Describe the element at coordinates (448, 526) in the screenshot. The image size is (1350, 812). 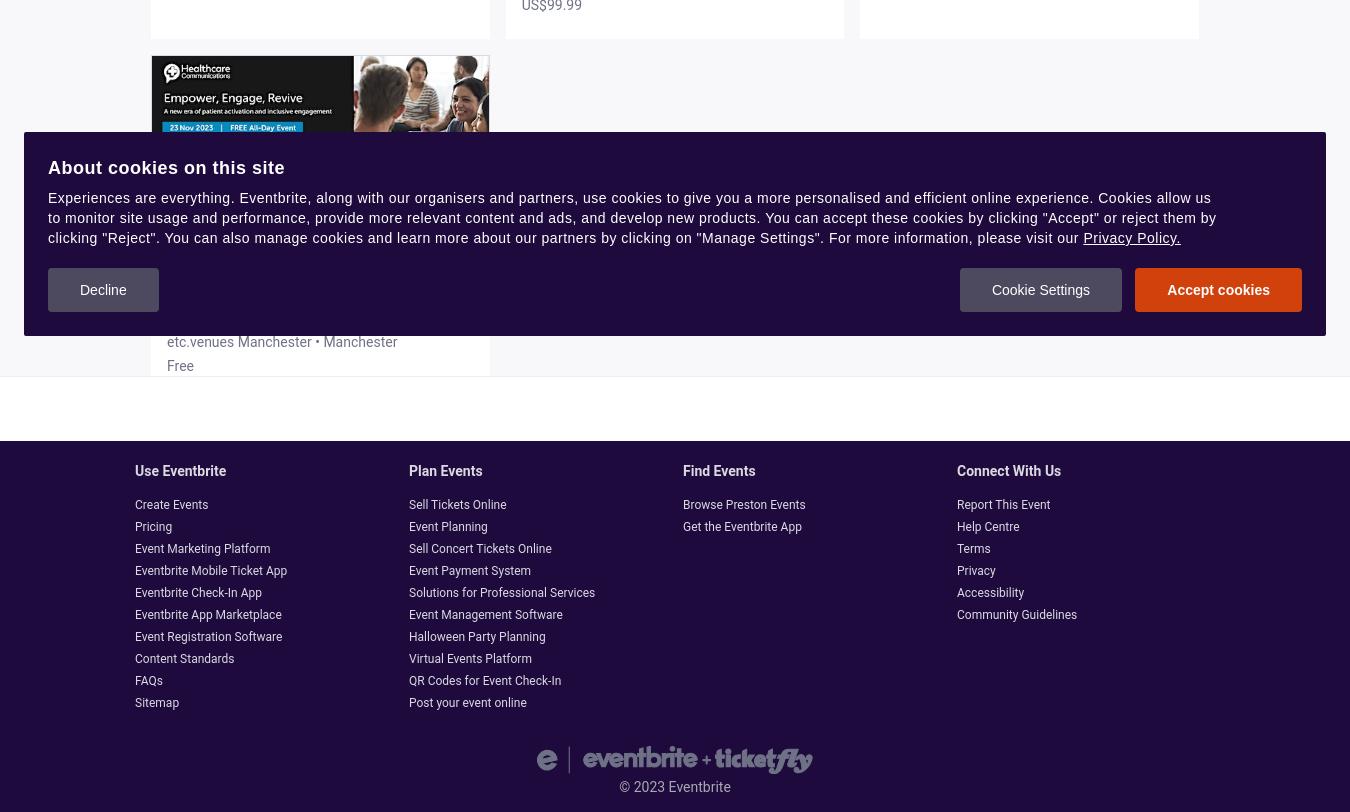
I see `'Event Planning'` at that location.